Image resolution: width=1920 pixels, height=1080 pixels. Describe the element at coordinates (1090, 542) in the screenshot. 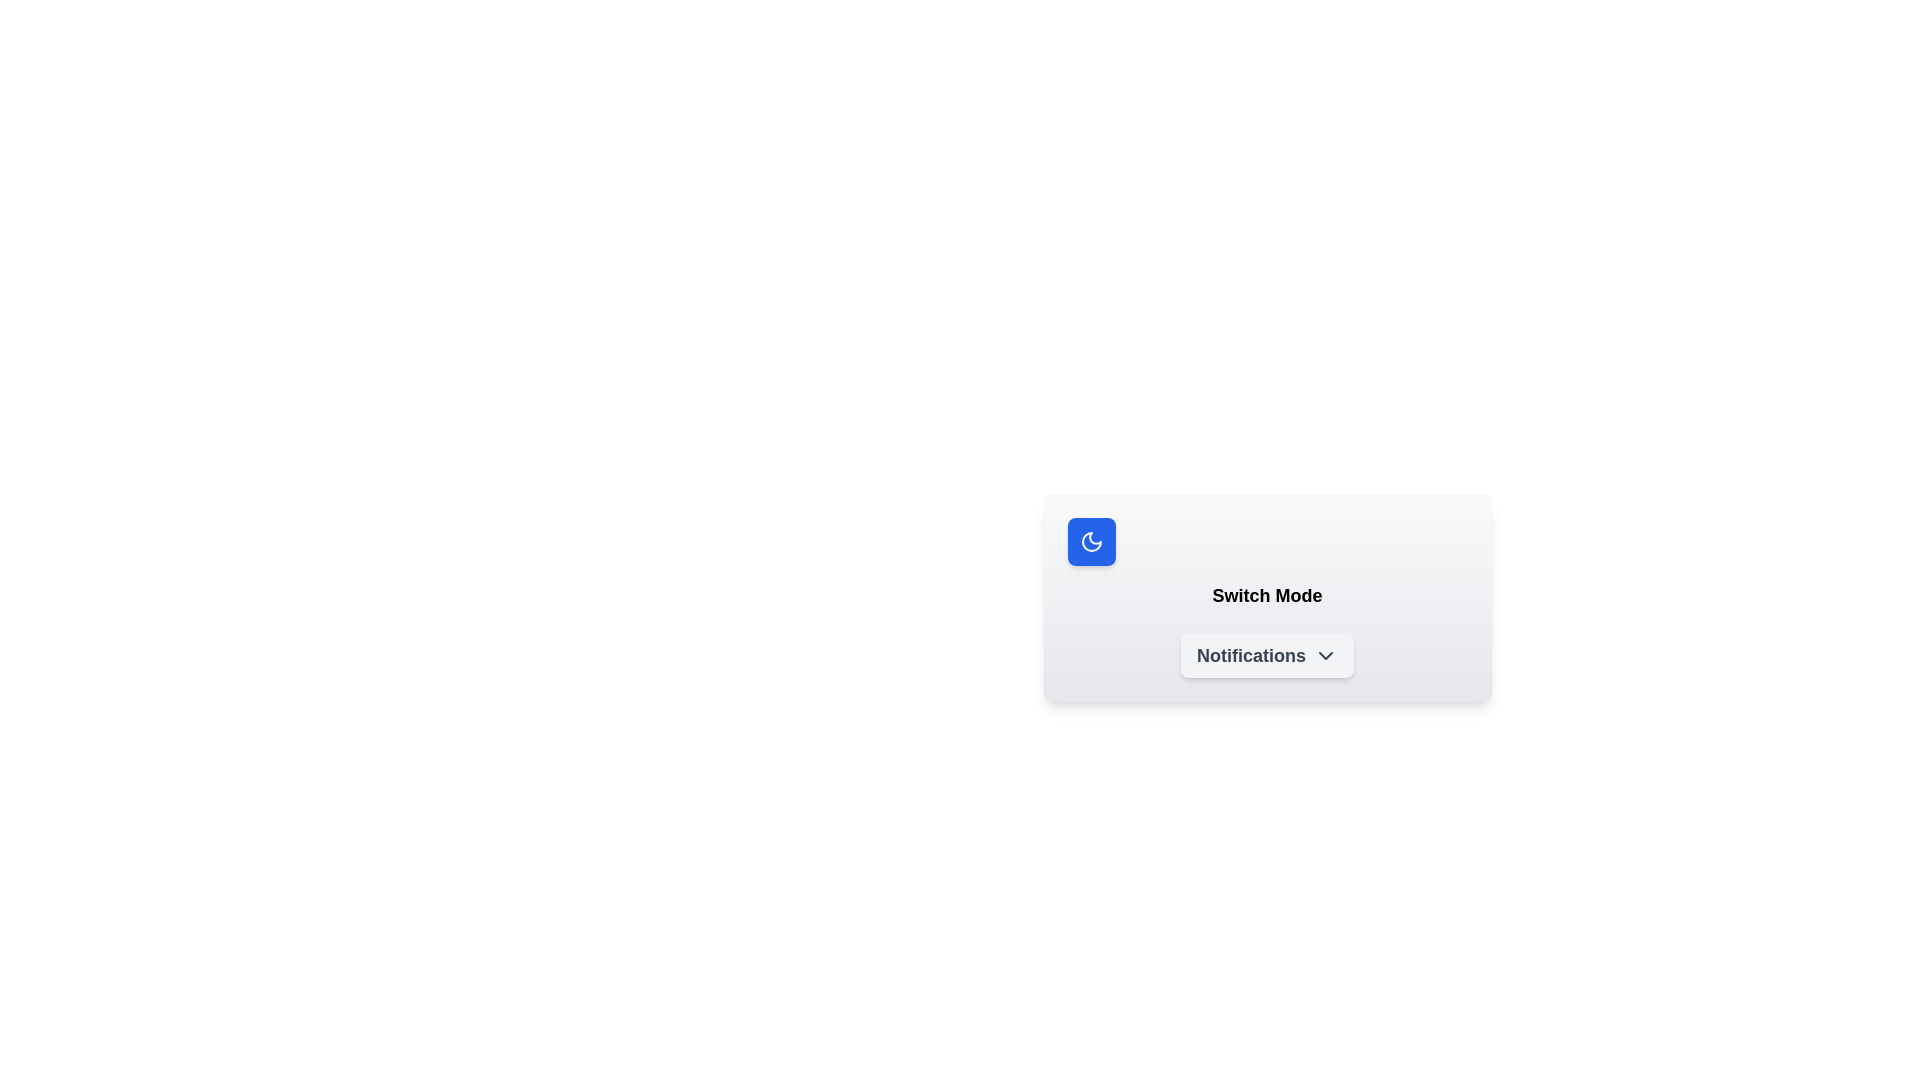

I see `the circular blue button with a white moon icon` at that location.